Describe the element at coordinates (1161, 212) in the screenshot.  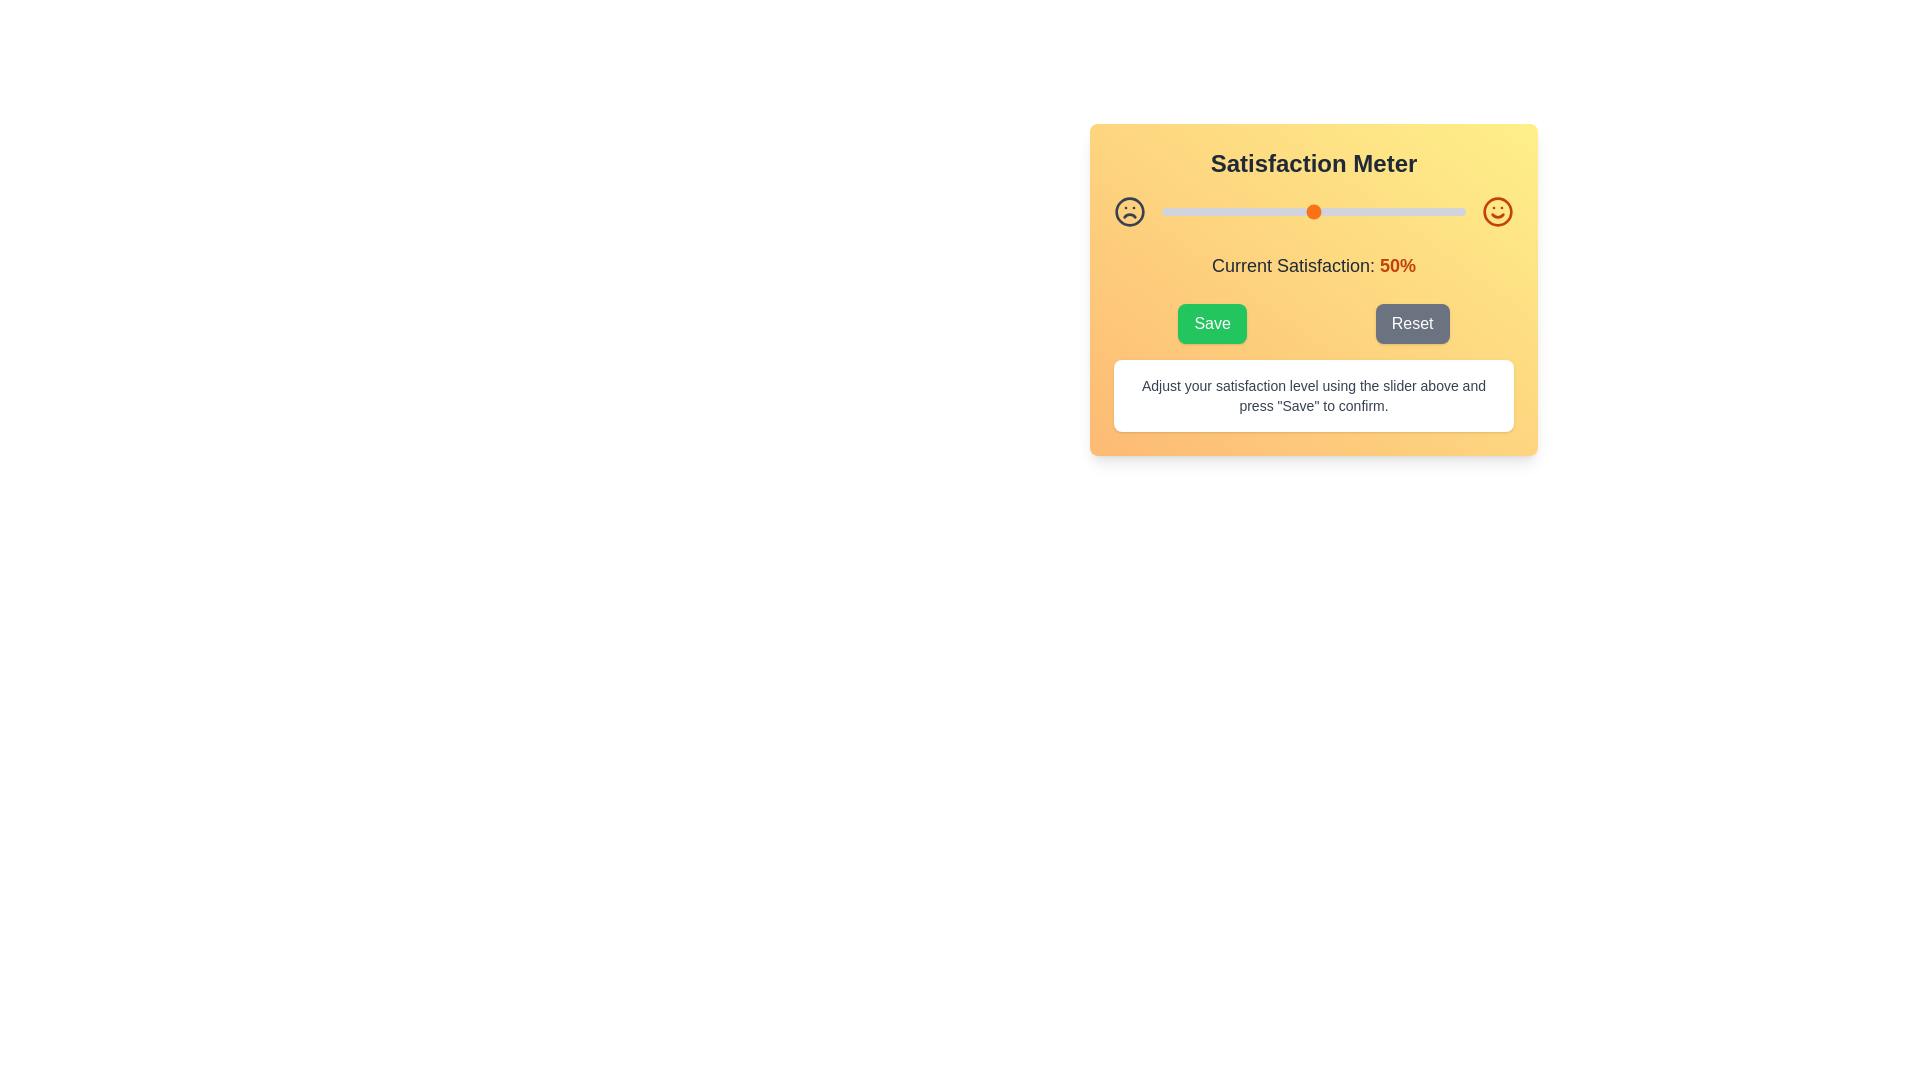
I see `the slider to 0% satisfaction` at that location.